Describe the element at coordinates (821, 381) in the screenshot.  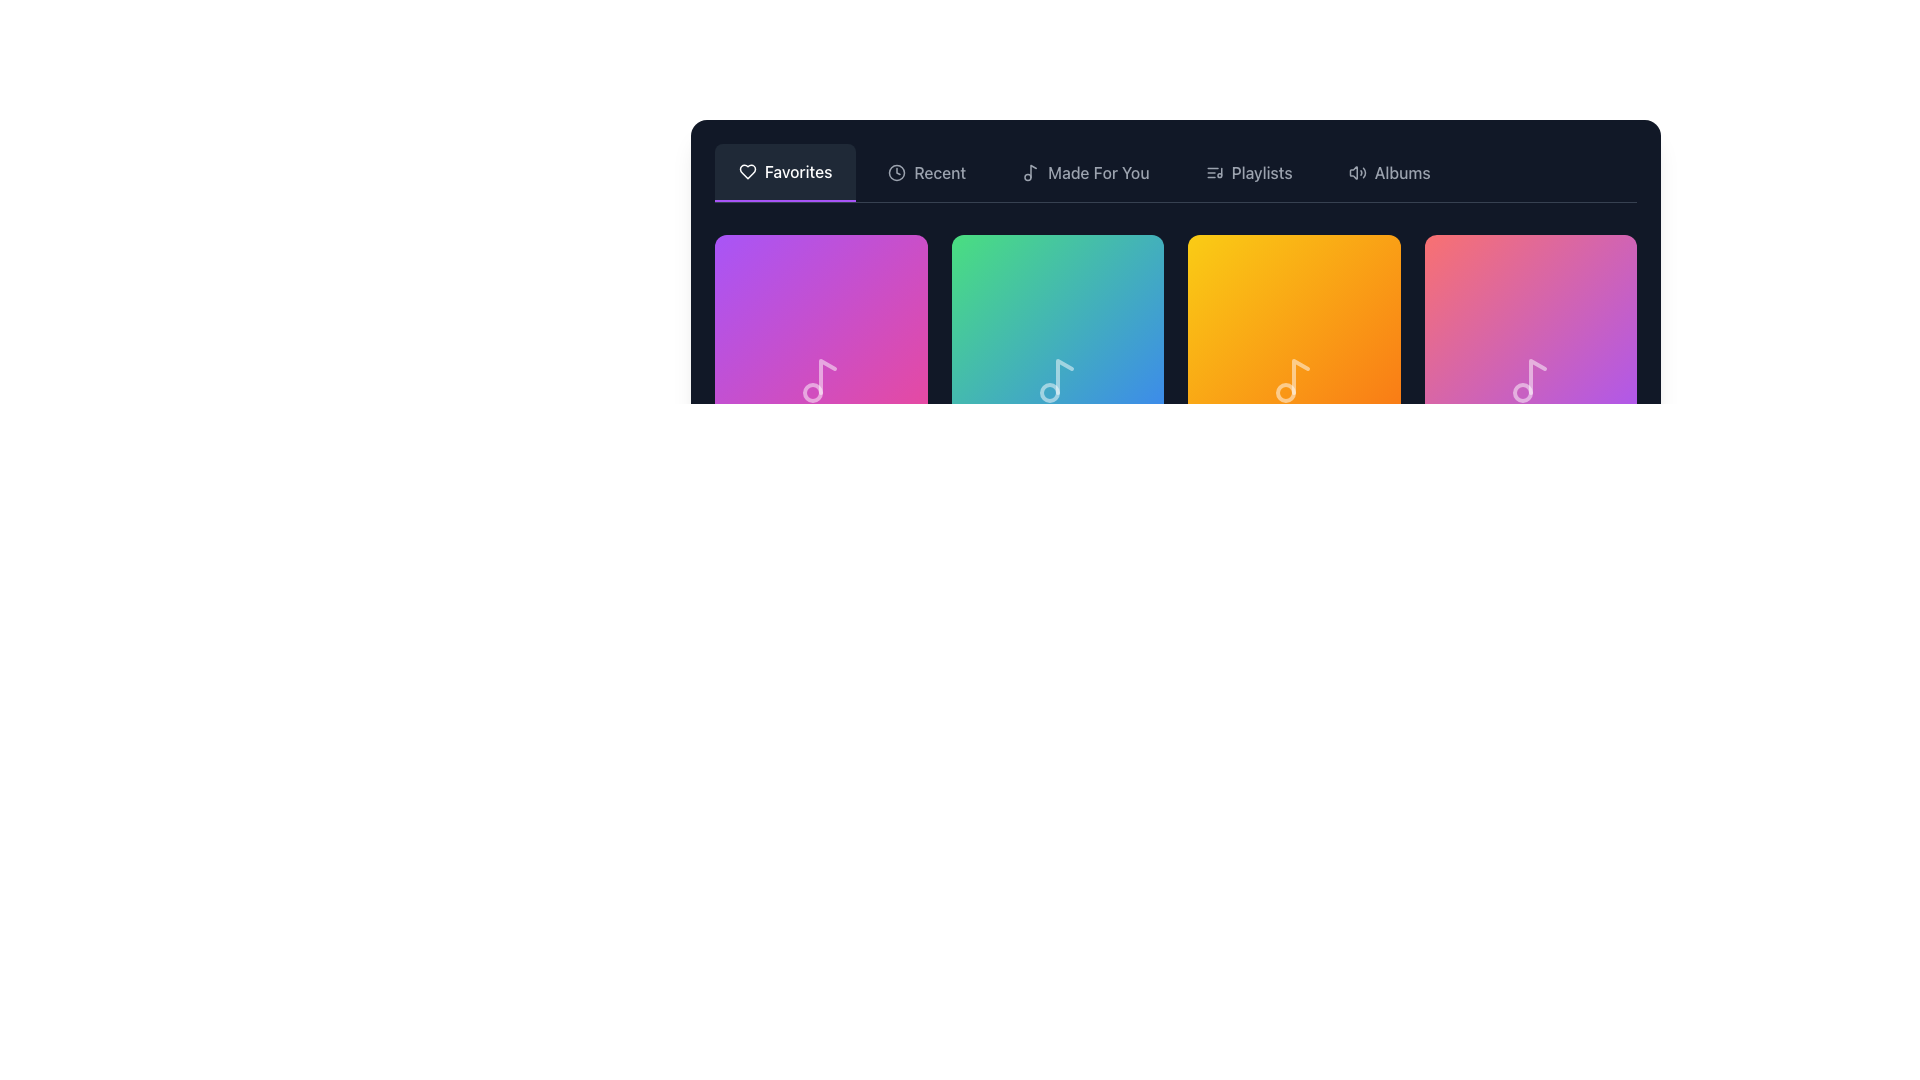
I see `the music note icon displayed in a light color on a vibrant pink background, located in the first card of a row of cards under the navigation bar` at that location.